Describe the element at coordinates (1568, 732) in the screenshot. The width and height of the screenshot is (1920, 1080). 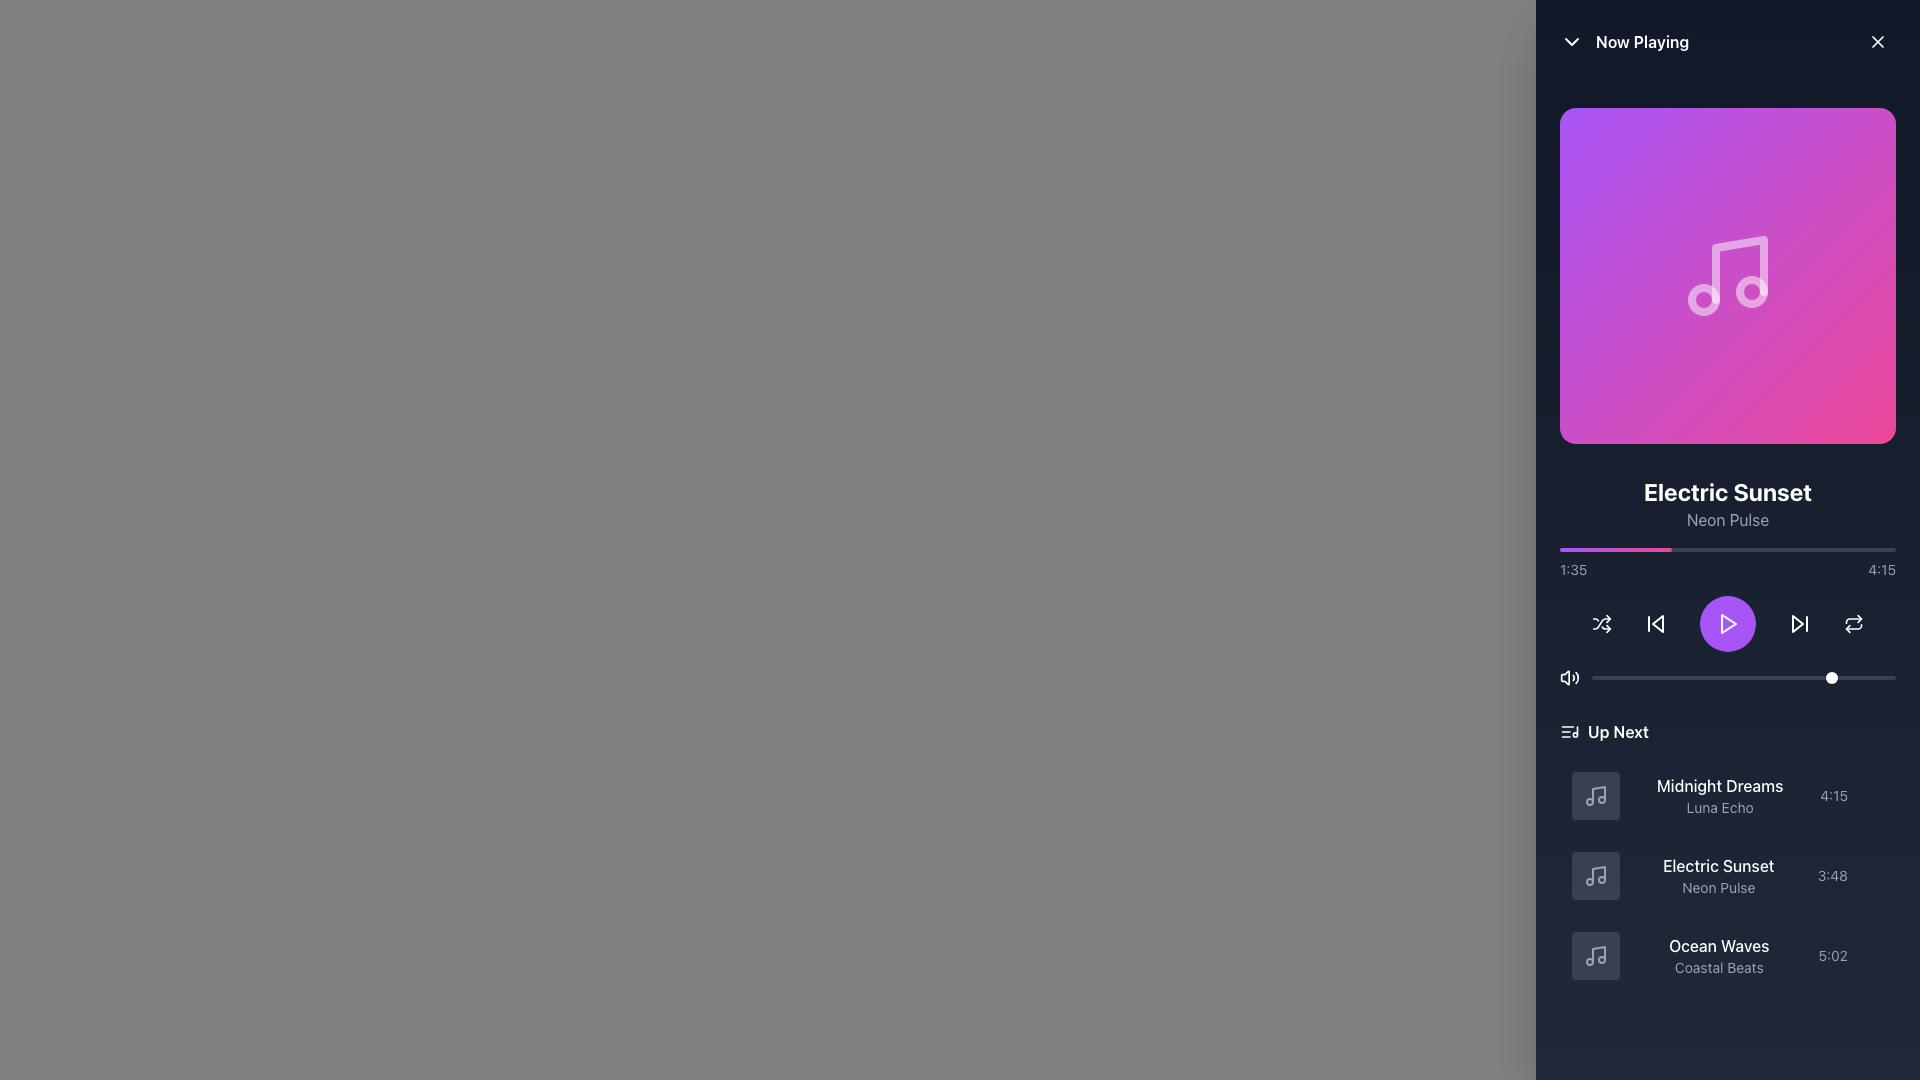
I see `the small music list icon located at the leftmost side of the 'Up Next' section, directly above the listed items` at that location.